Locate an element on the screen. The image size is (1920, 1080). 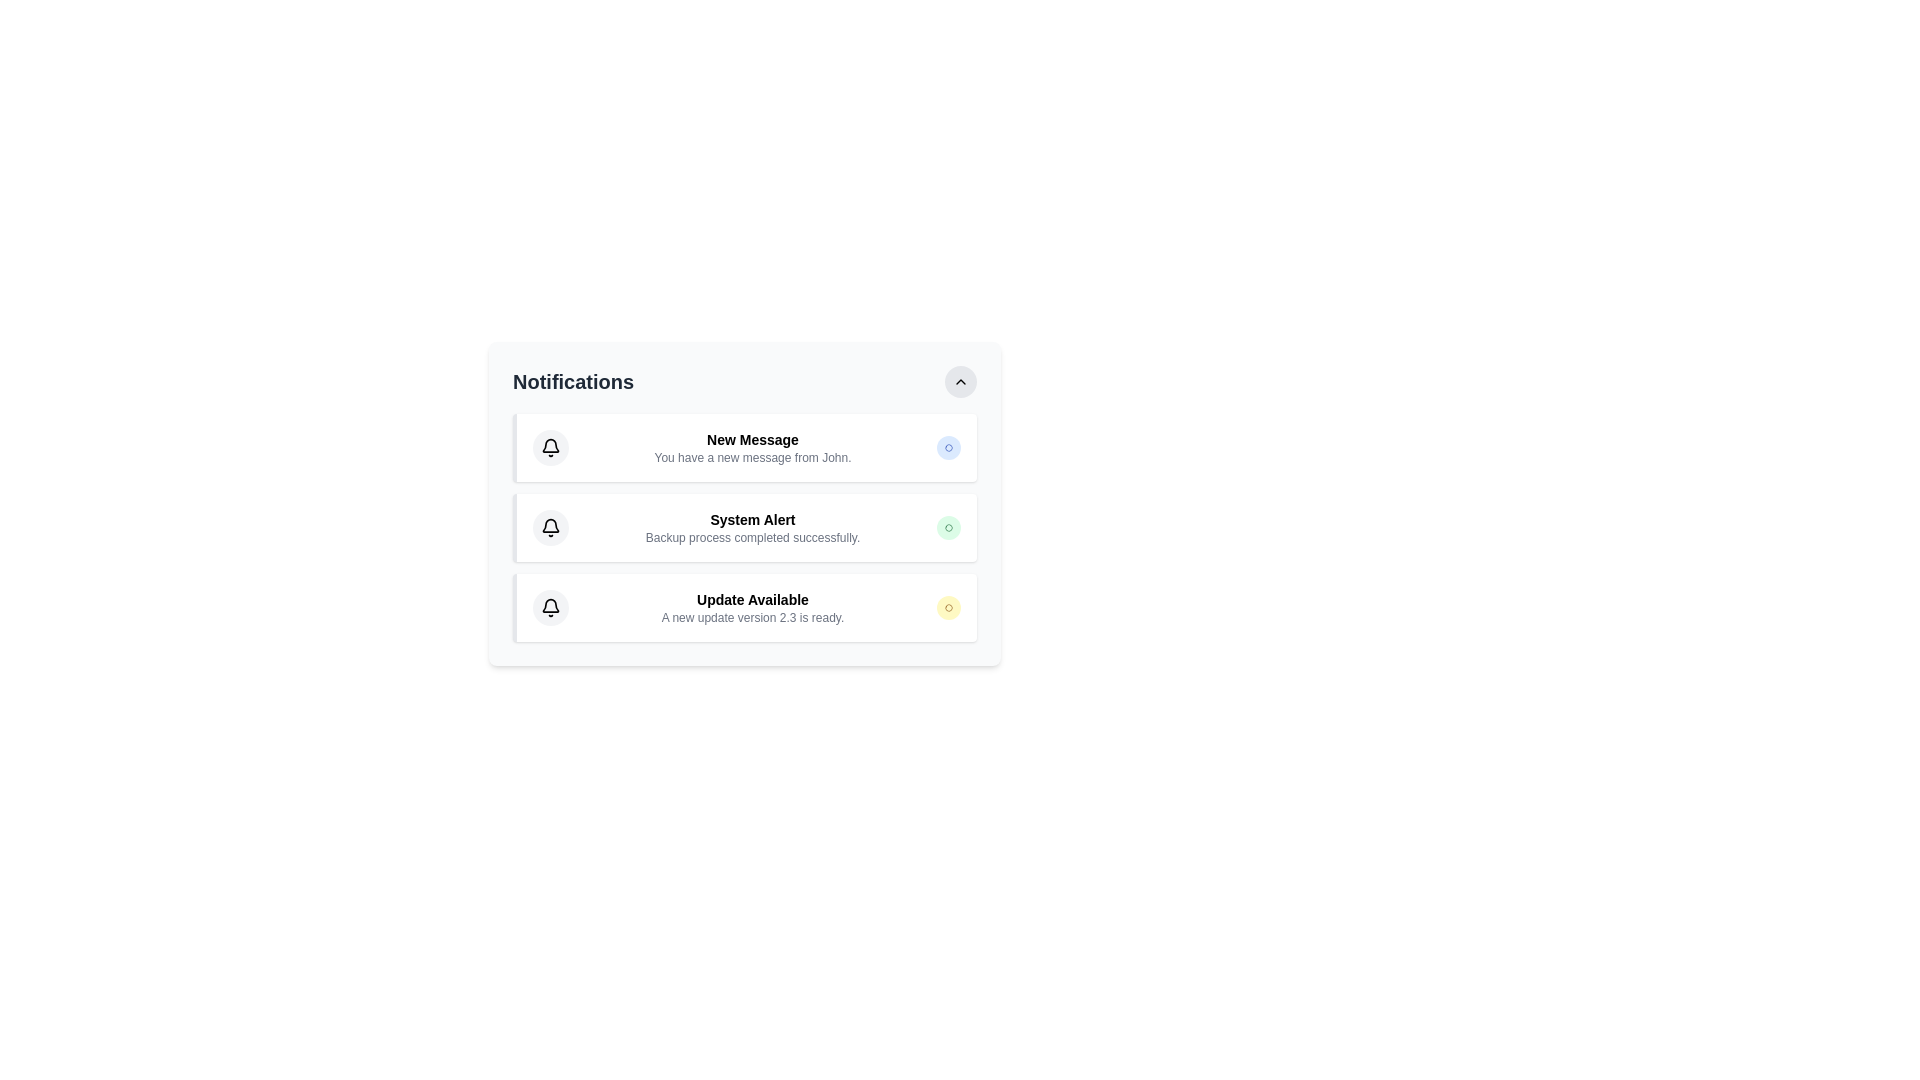
the text label reading 'Backup process completed successfully.' which is styled in gray and located below the 'System Alert' heading in a notification block is located at coordinates (752, 536).